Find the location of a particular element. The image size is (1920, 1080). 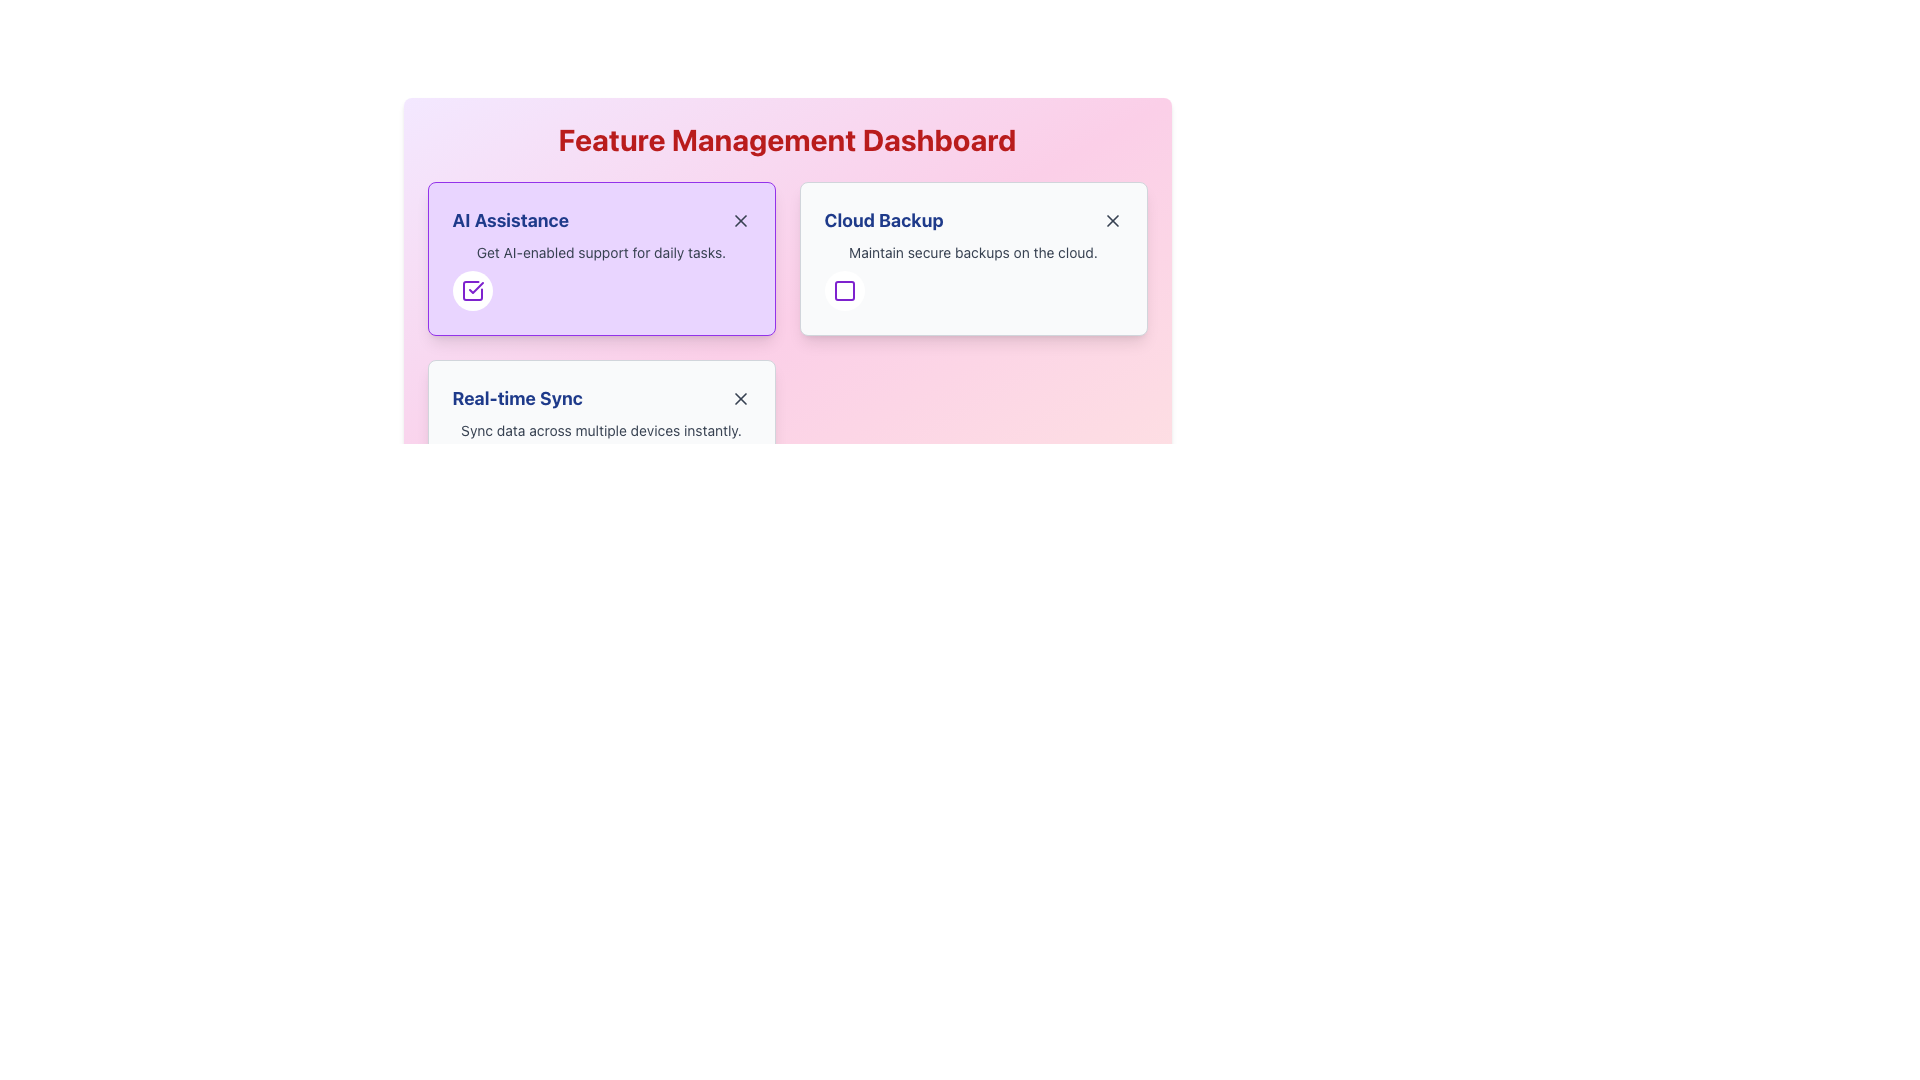

the circular button with a purple check icon located at the bottom-left corner of the informational card labeled 'AI Assistance' is located at coordinates (600, 257).